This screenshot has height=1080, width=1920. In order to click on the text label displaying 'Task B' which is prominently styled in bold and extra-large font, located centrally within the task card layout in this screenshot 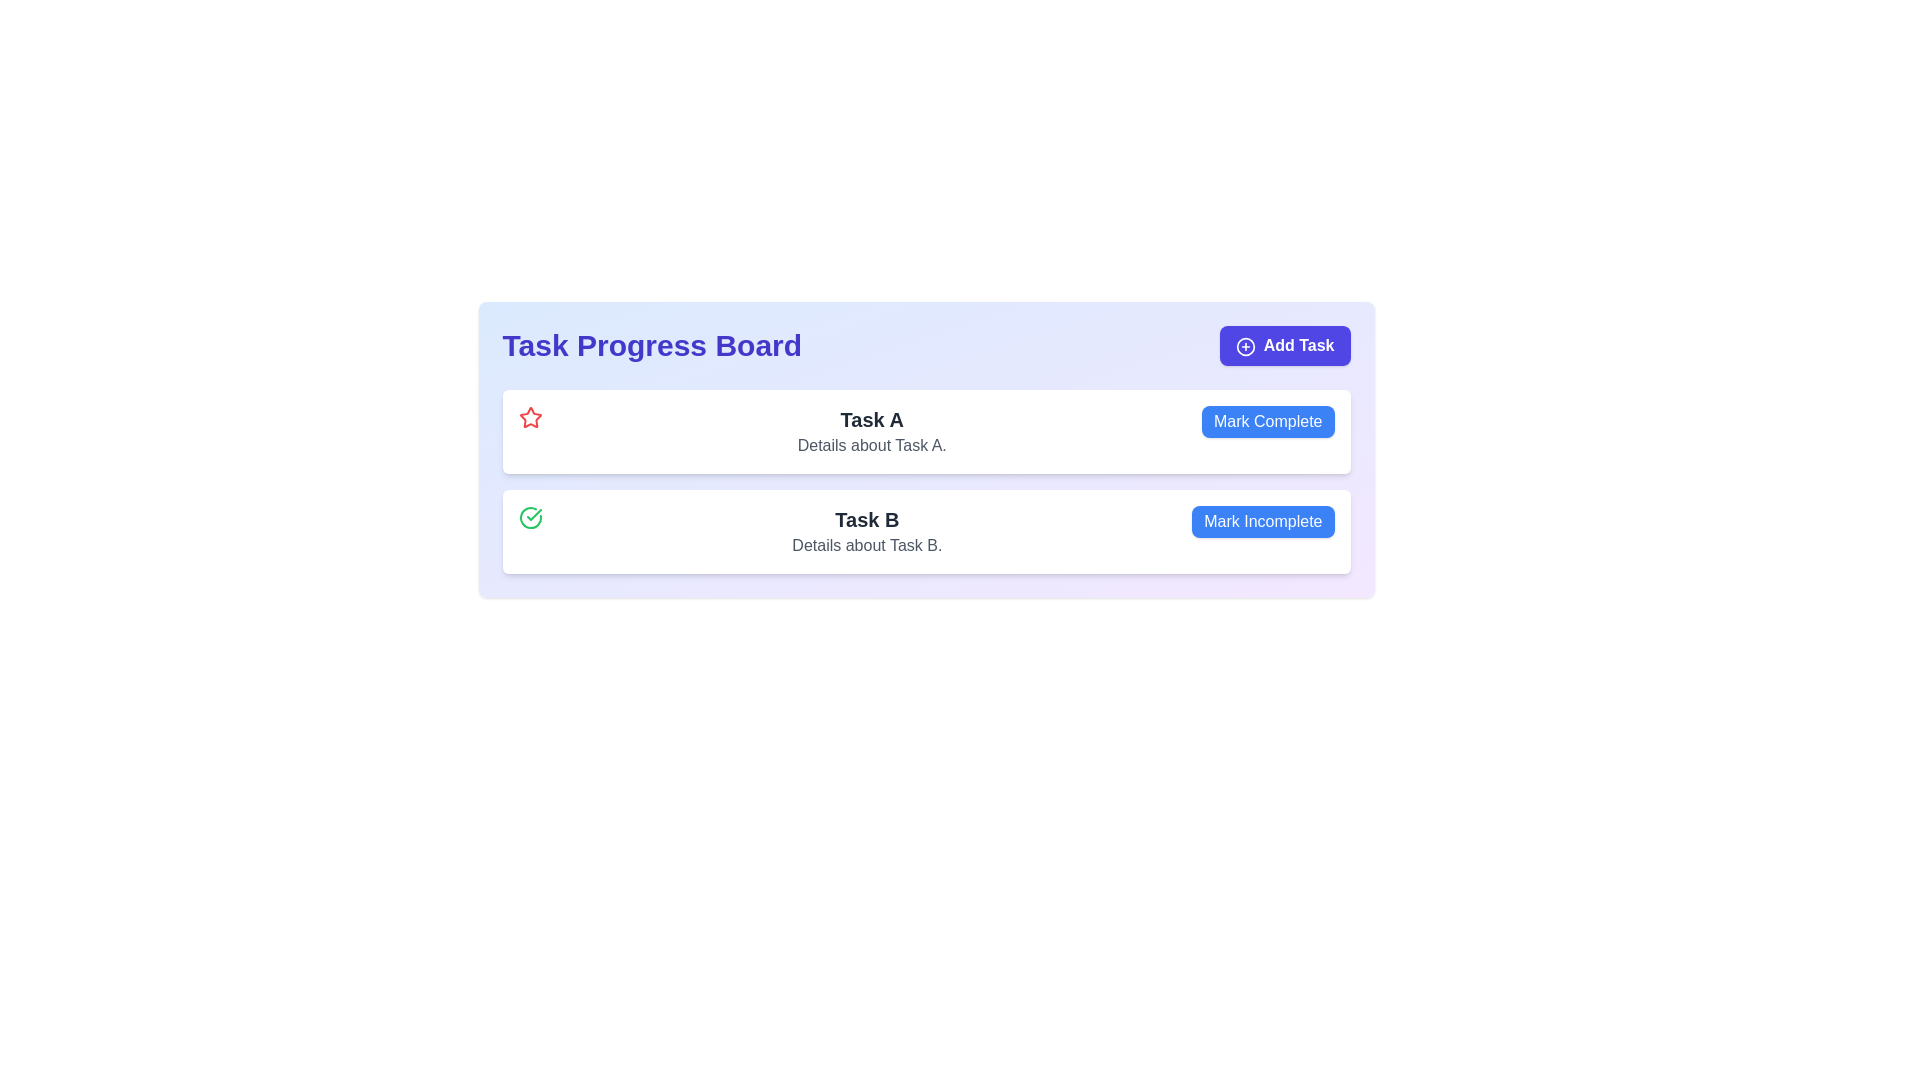, I will do `click(867, 519)`.